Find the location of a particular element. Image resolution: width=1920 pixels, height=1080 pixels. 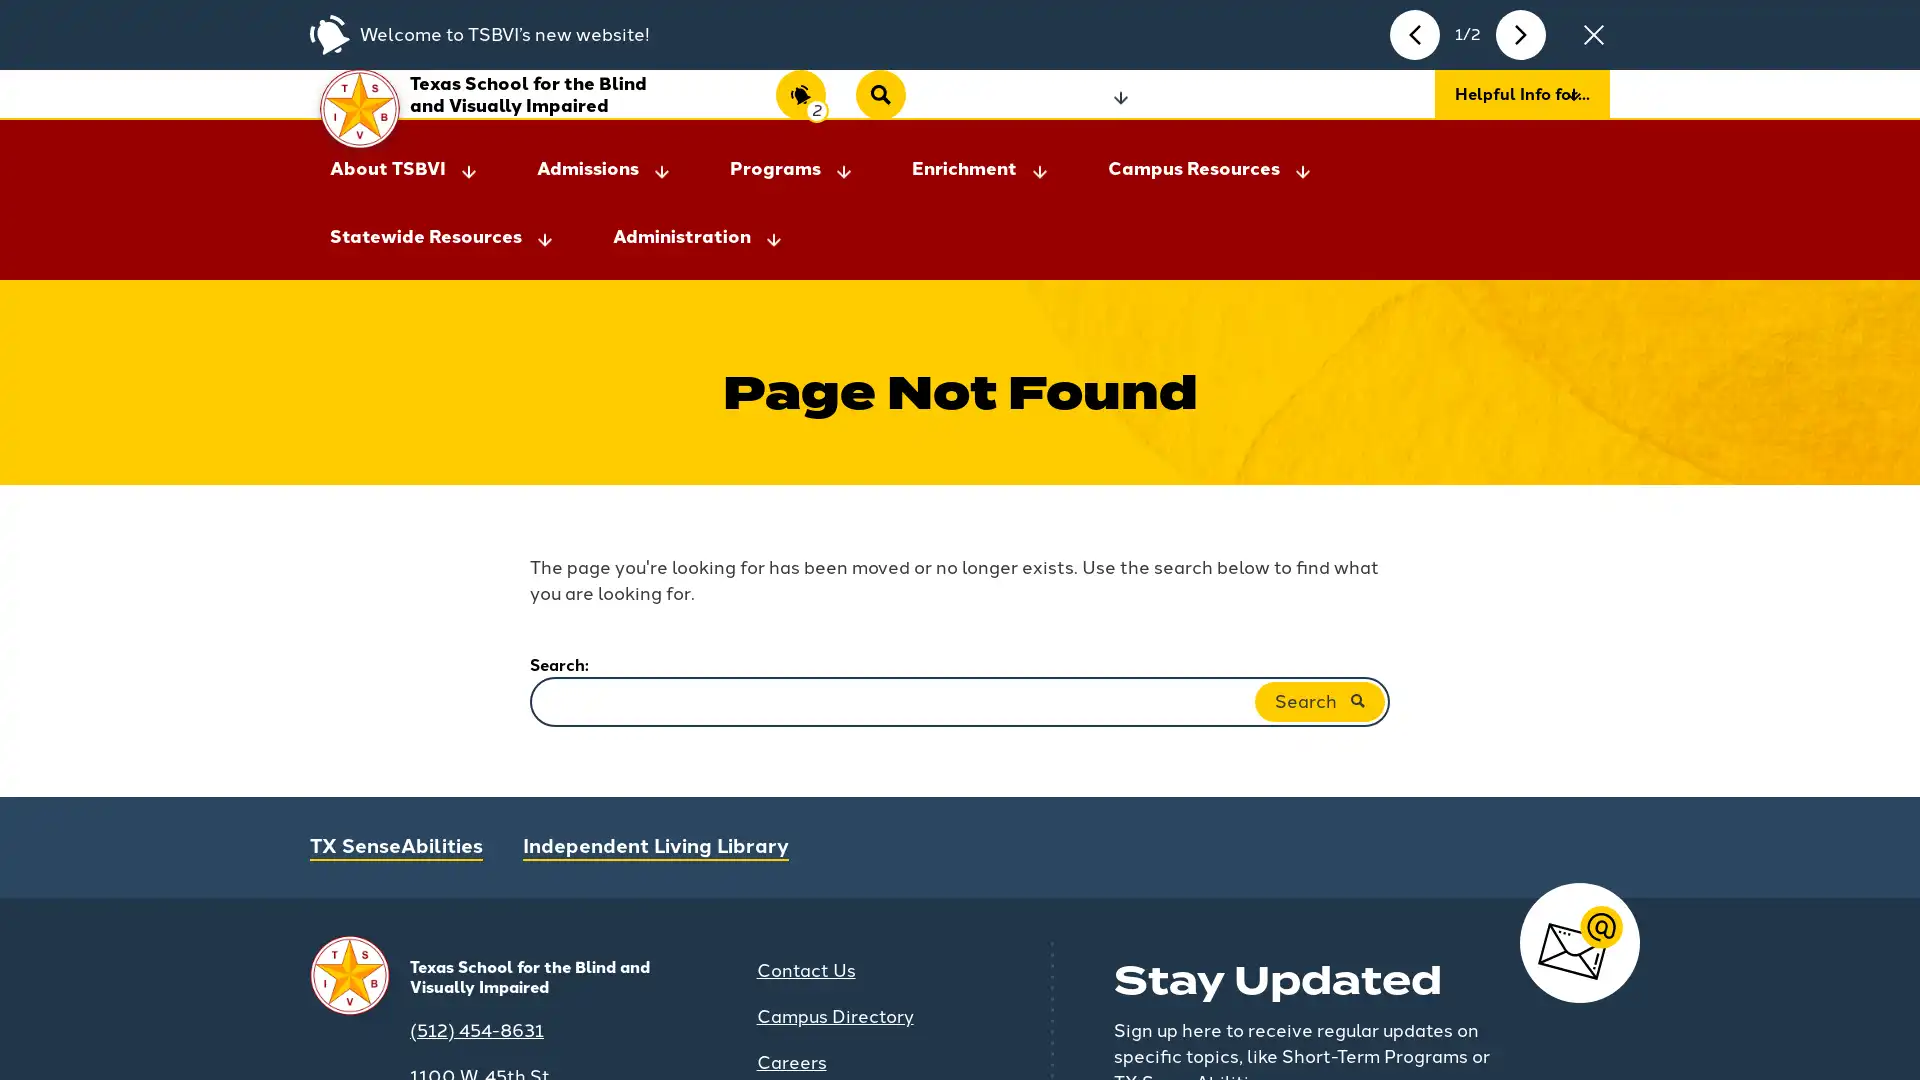

Search is located at coordinates (1320, 677).